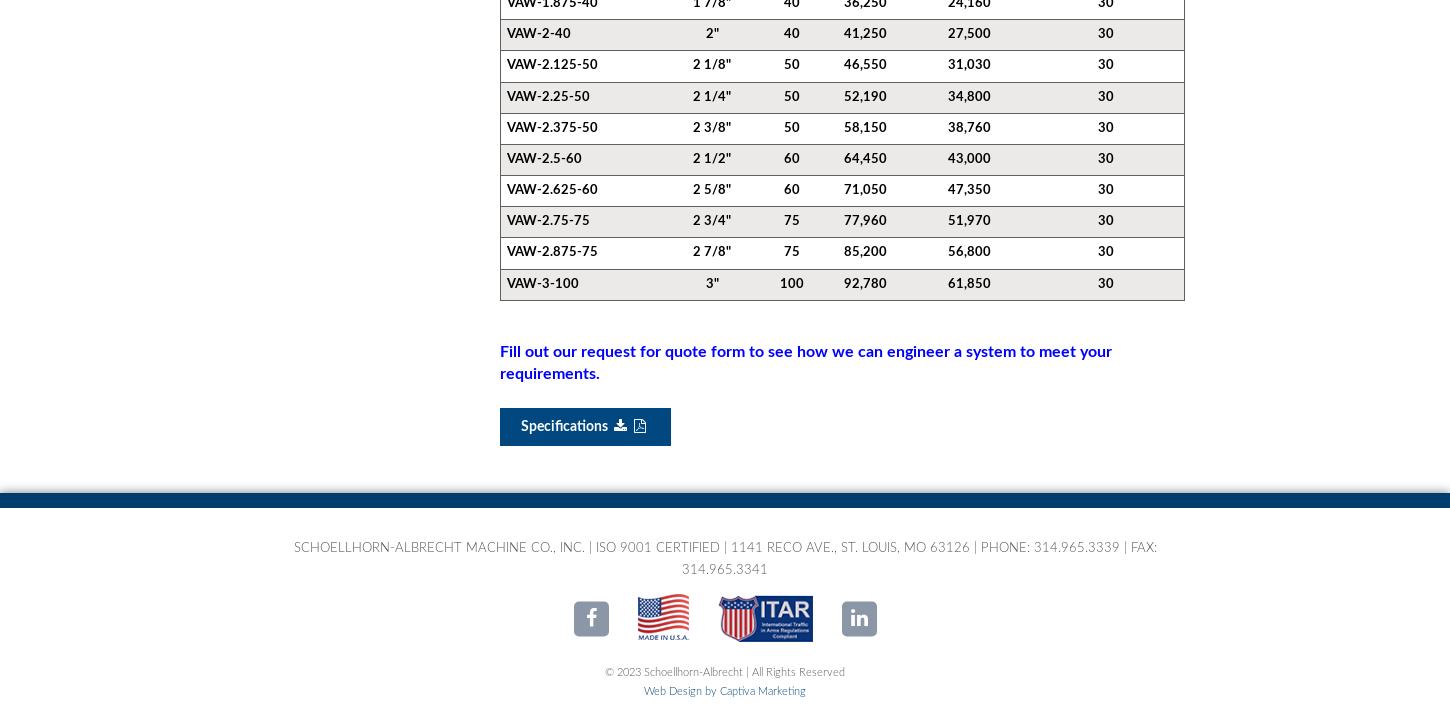  What do you see at coordinates (864, 283) in the screenshot?
I see `'92,780'` at bounding box center [864, 283].